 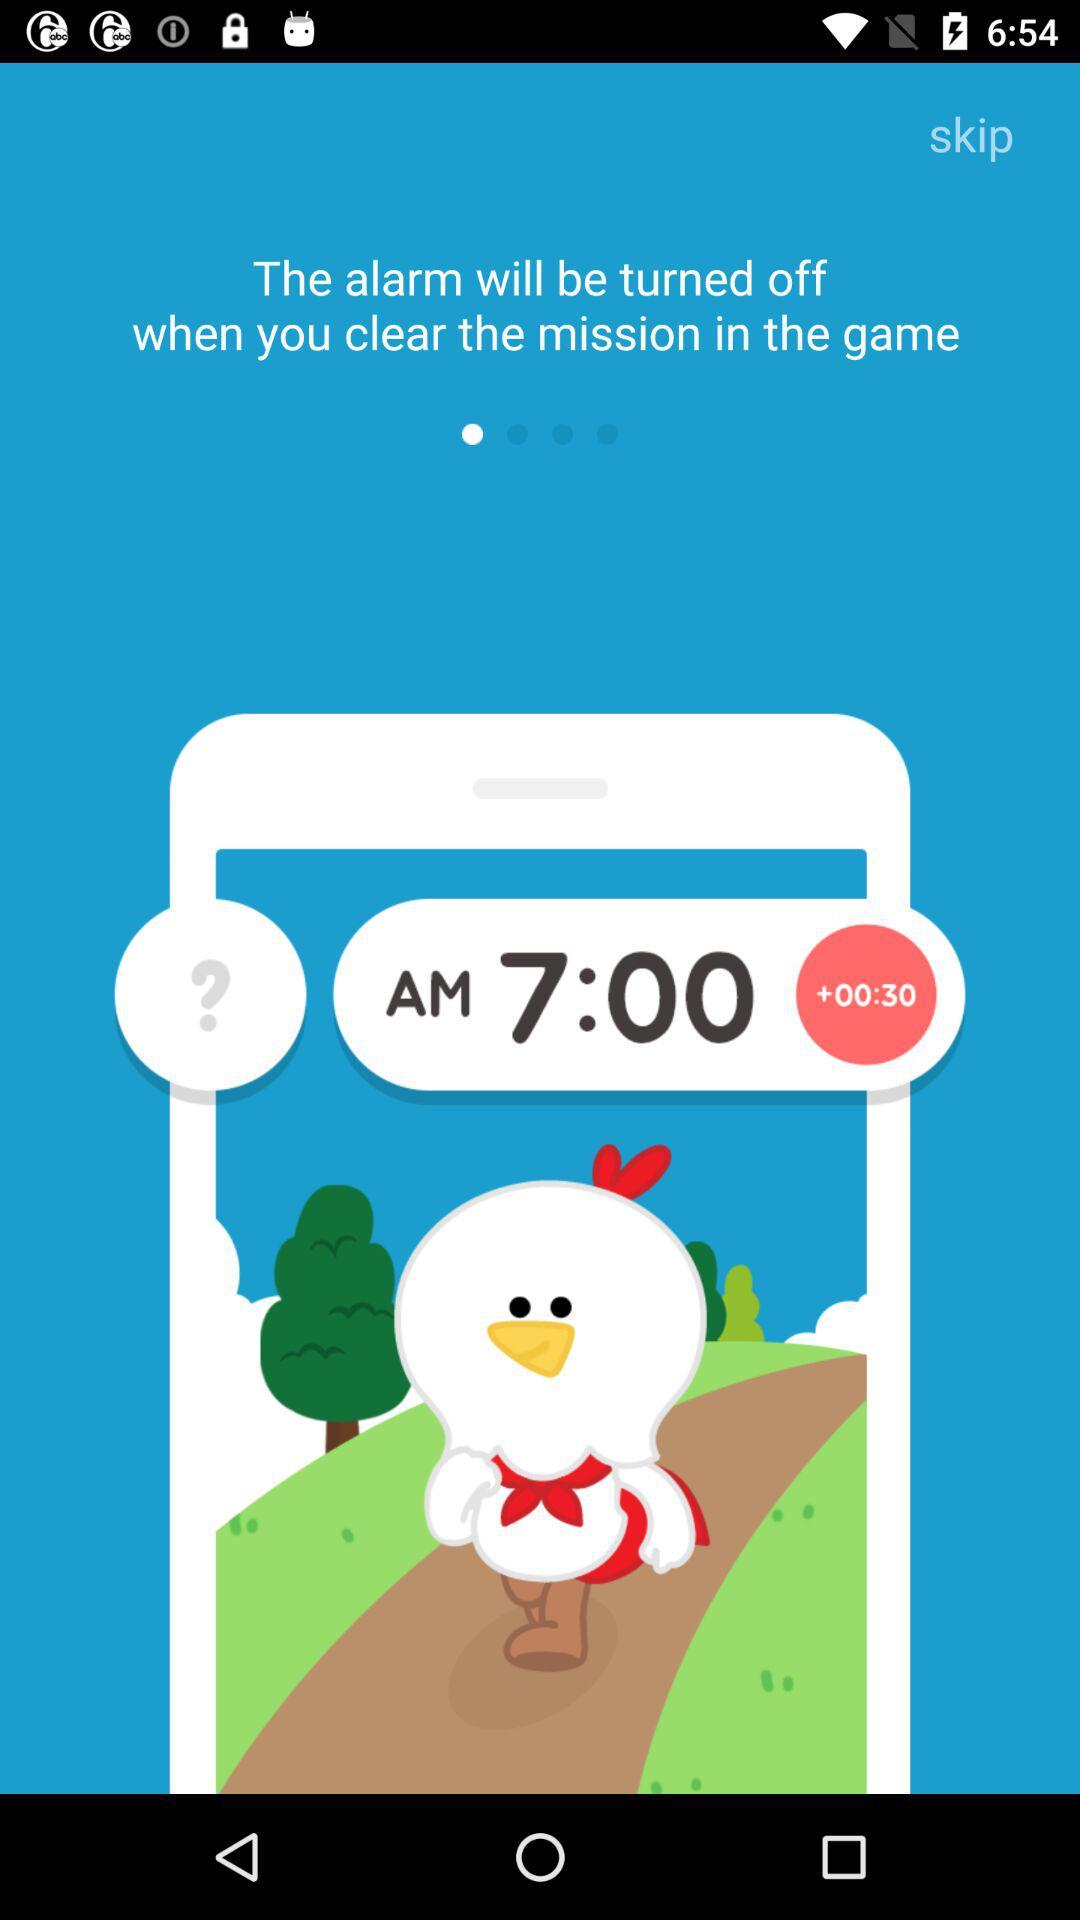 What do you see at coordinates (970, 135) in the screenshot?
I see `item at the top right corner` at bounding box center [970, 135].